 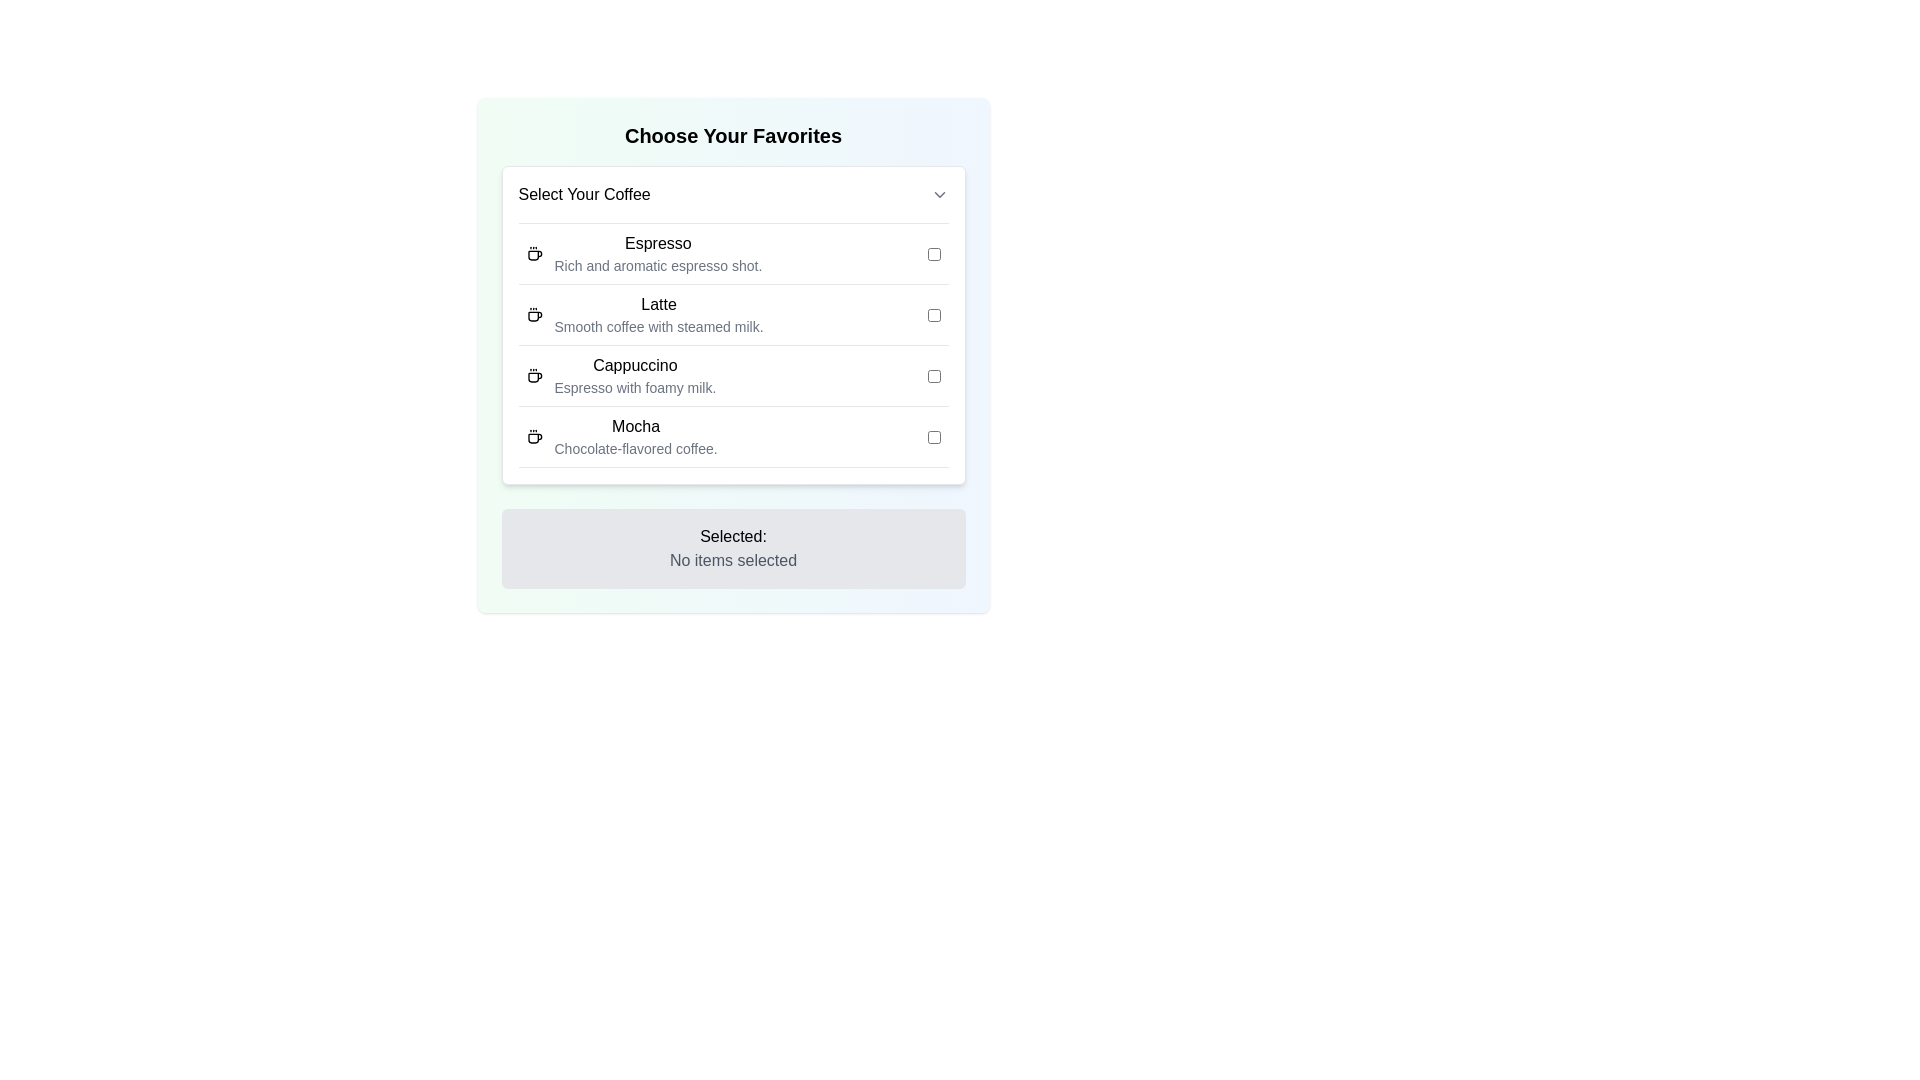 What do you see at coordinates (933, 435) in the screenshot?
I see `the checkbox` at bounding box center [933, 435].